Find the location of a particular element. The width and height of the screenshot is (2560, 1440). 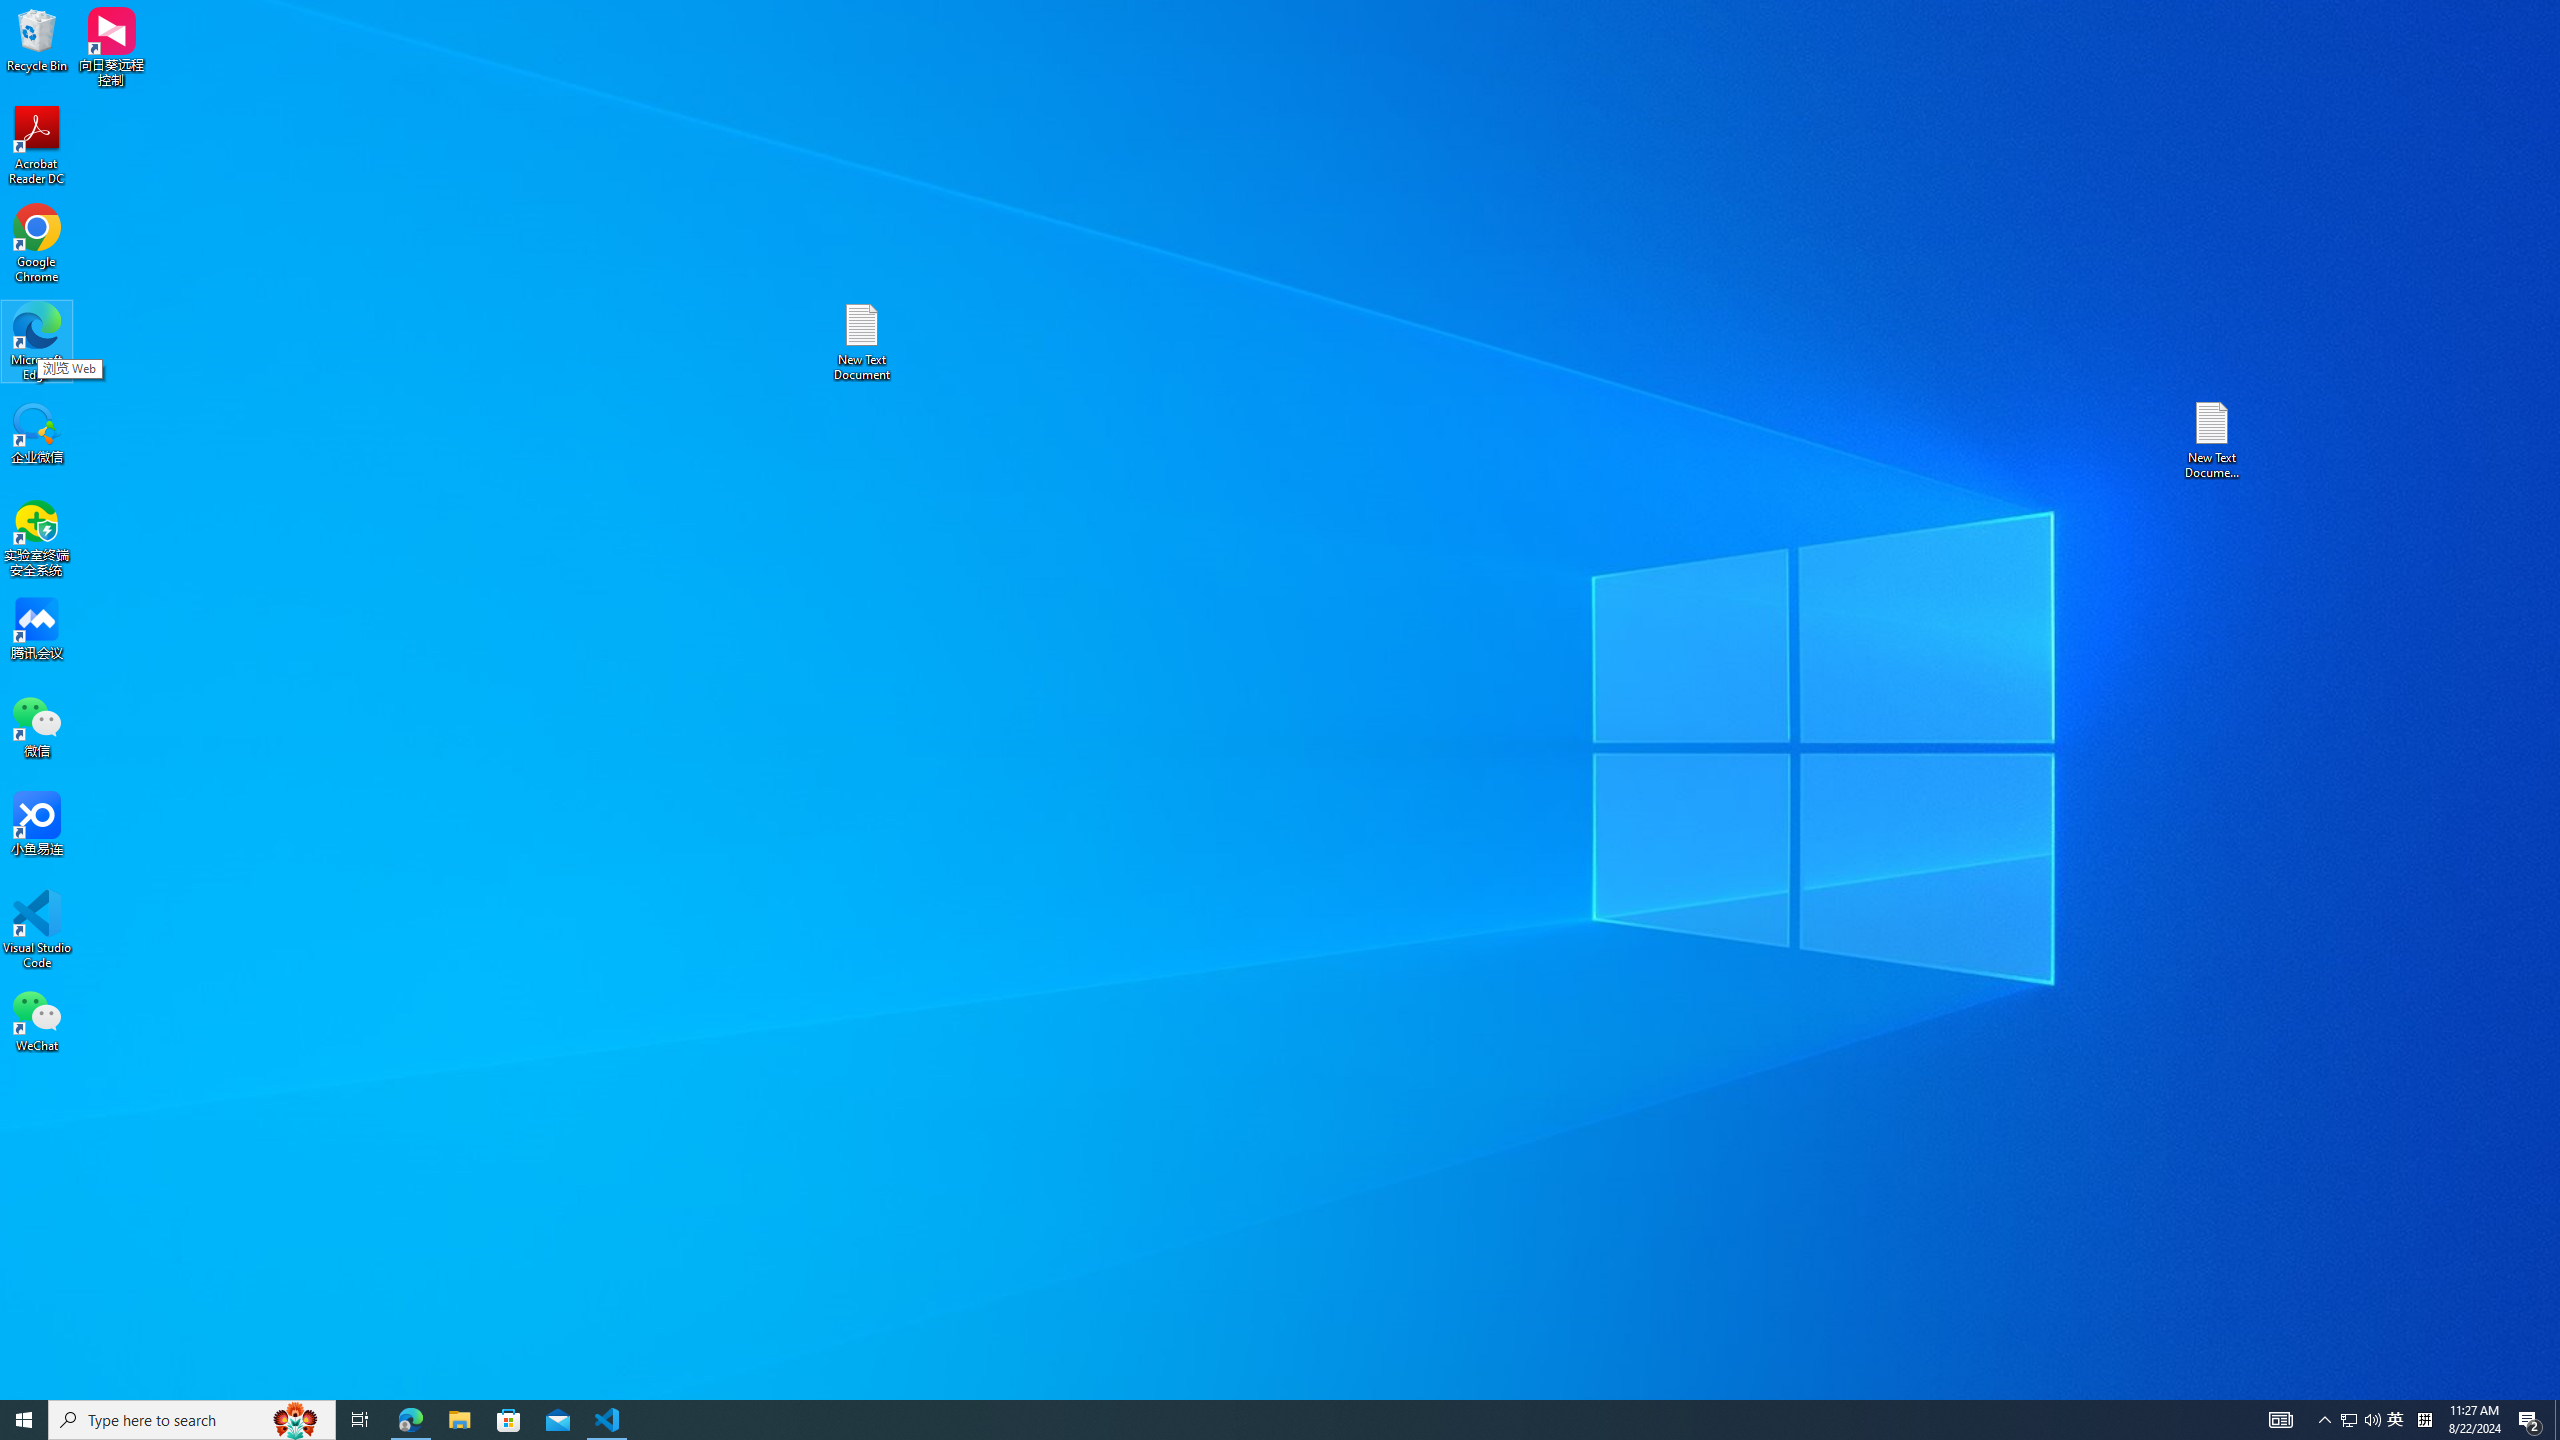

'Start' is located at coordinates (24, 1418).